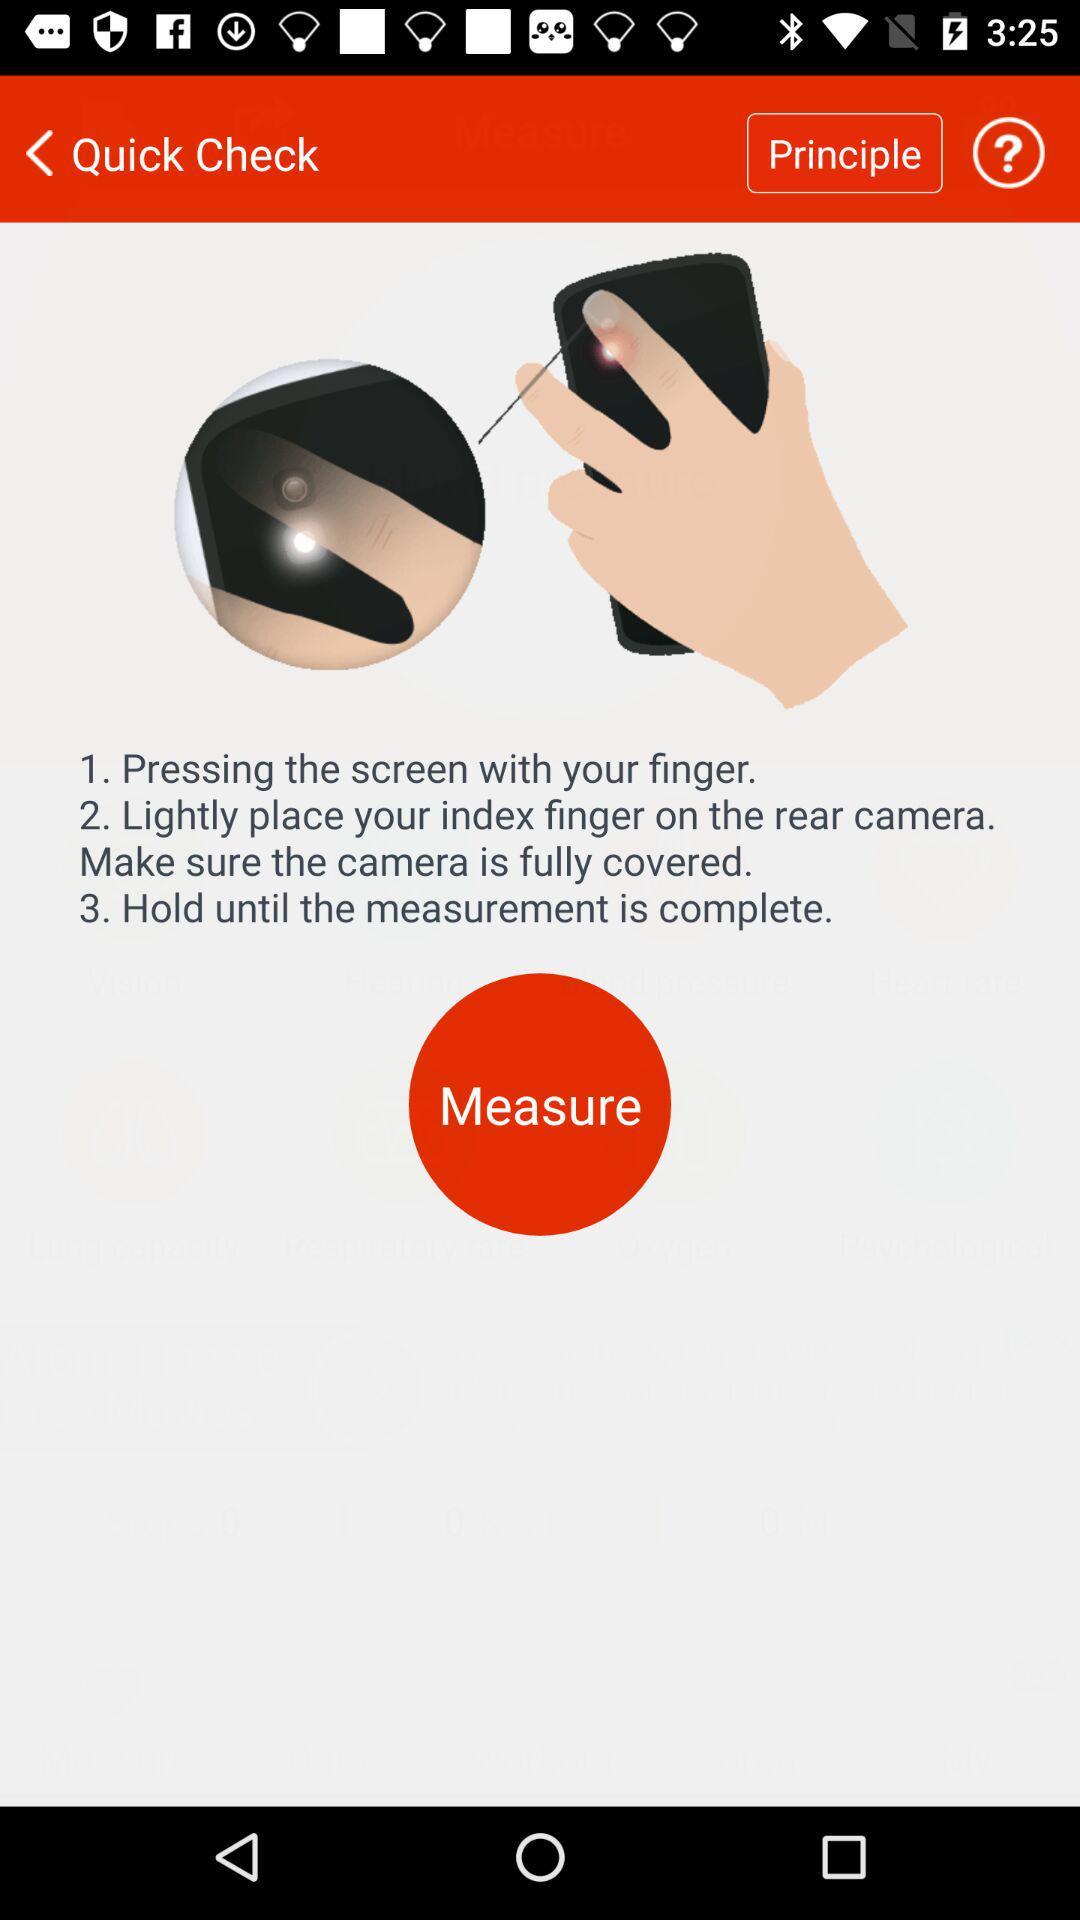 The height and width of the screenshot is (1920, 1080). Describe the element at coordinates (373, 139) in the screenshot. I see `quick check item` at that location.